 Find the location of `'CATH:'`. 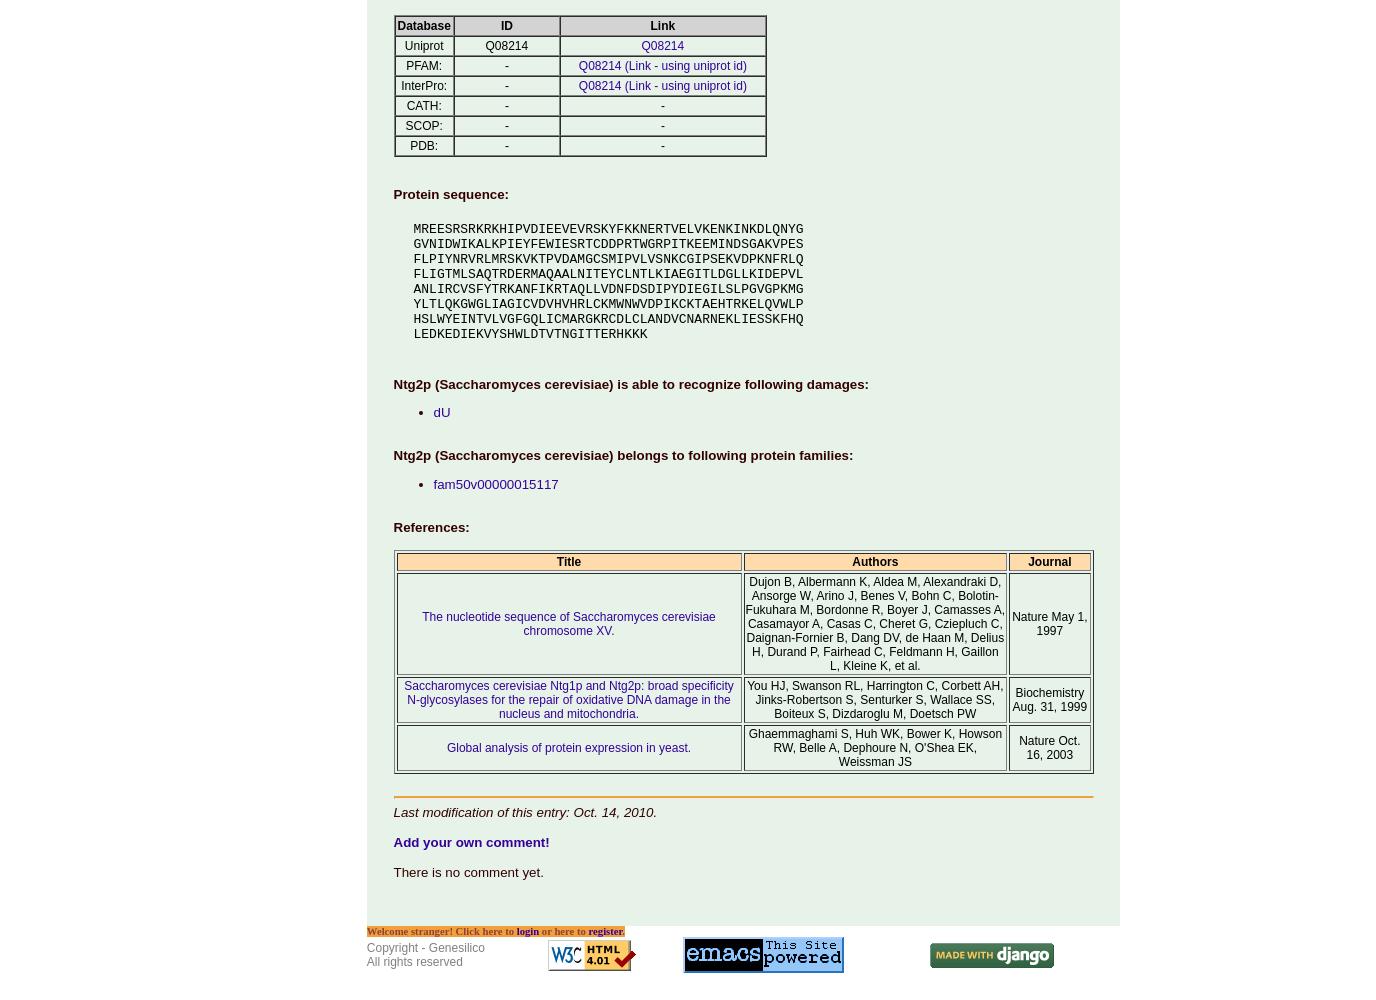

'CATH:' is located at coordinates (422, 104).